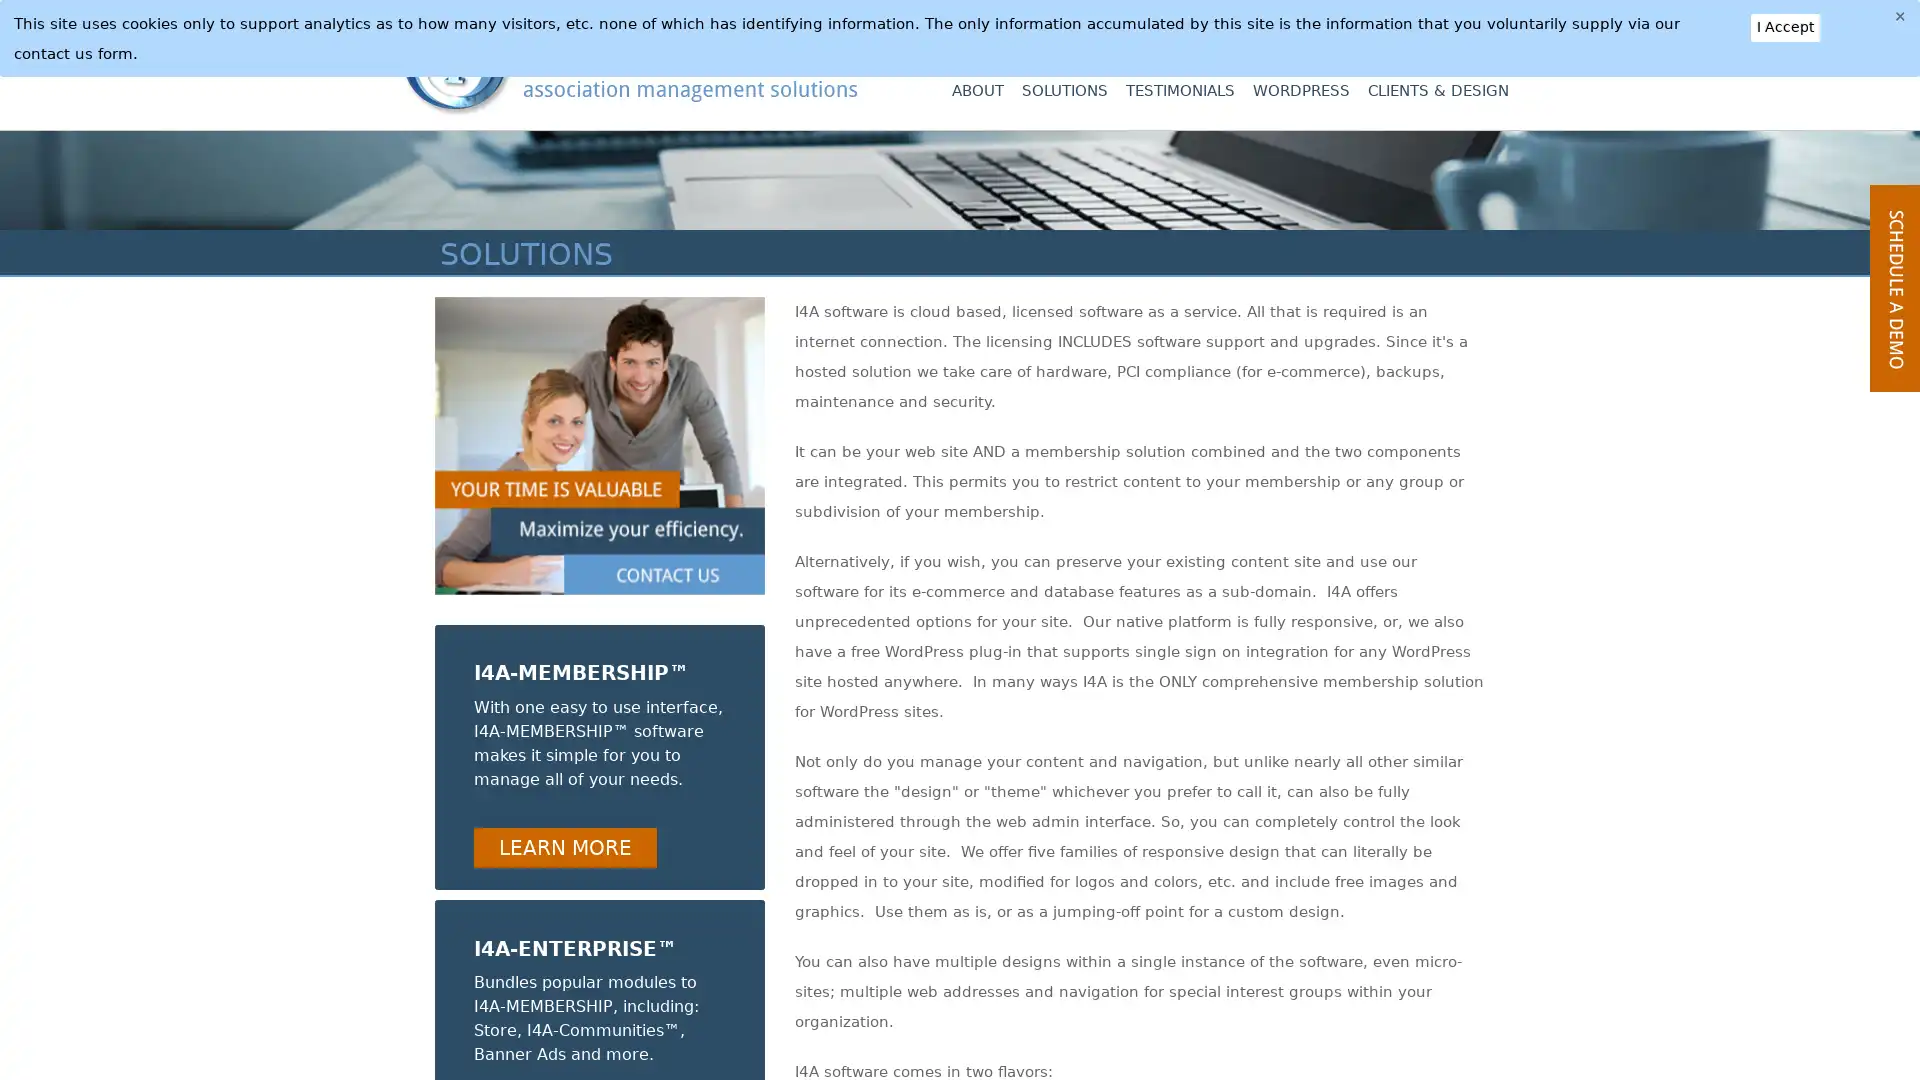 The height and width of the screenshot is (1080, 1920). What do you see at coordinates (1899, 15) in the screenshot?
I see `Close` at bounding box center [1899, 15].